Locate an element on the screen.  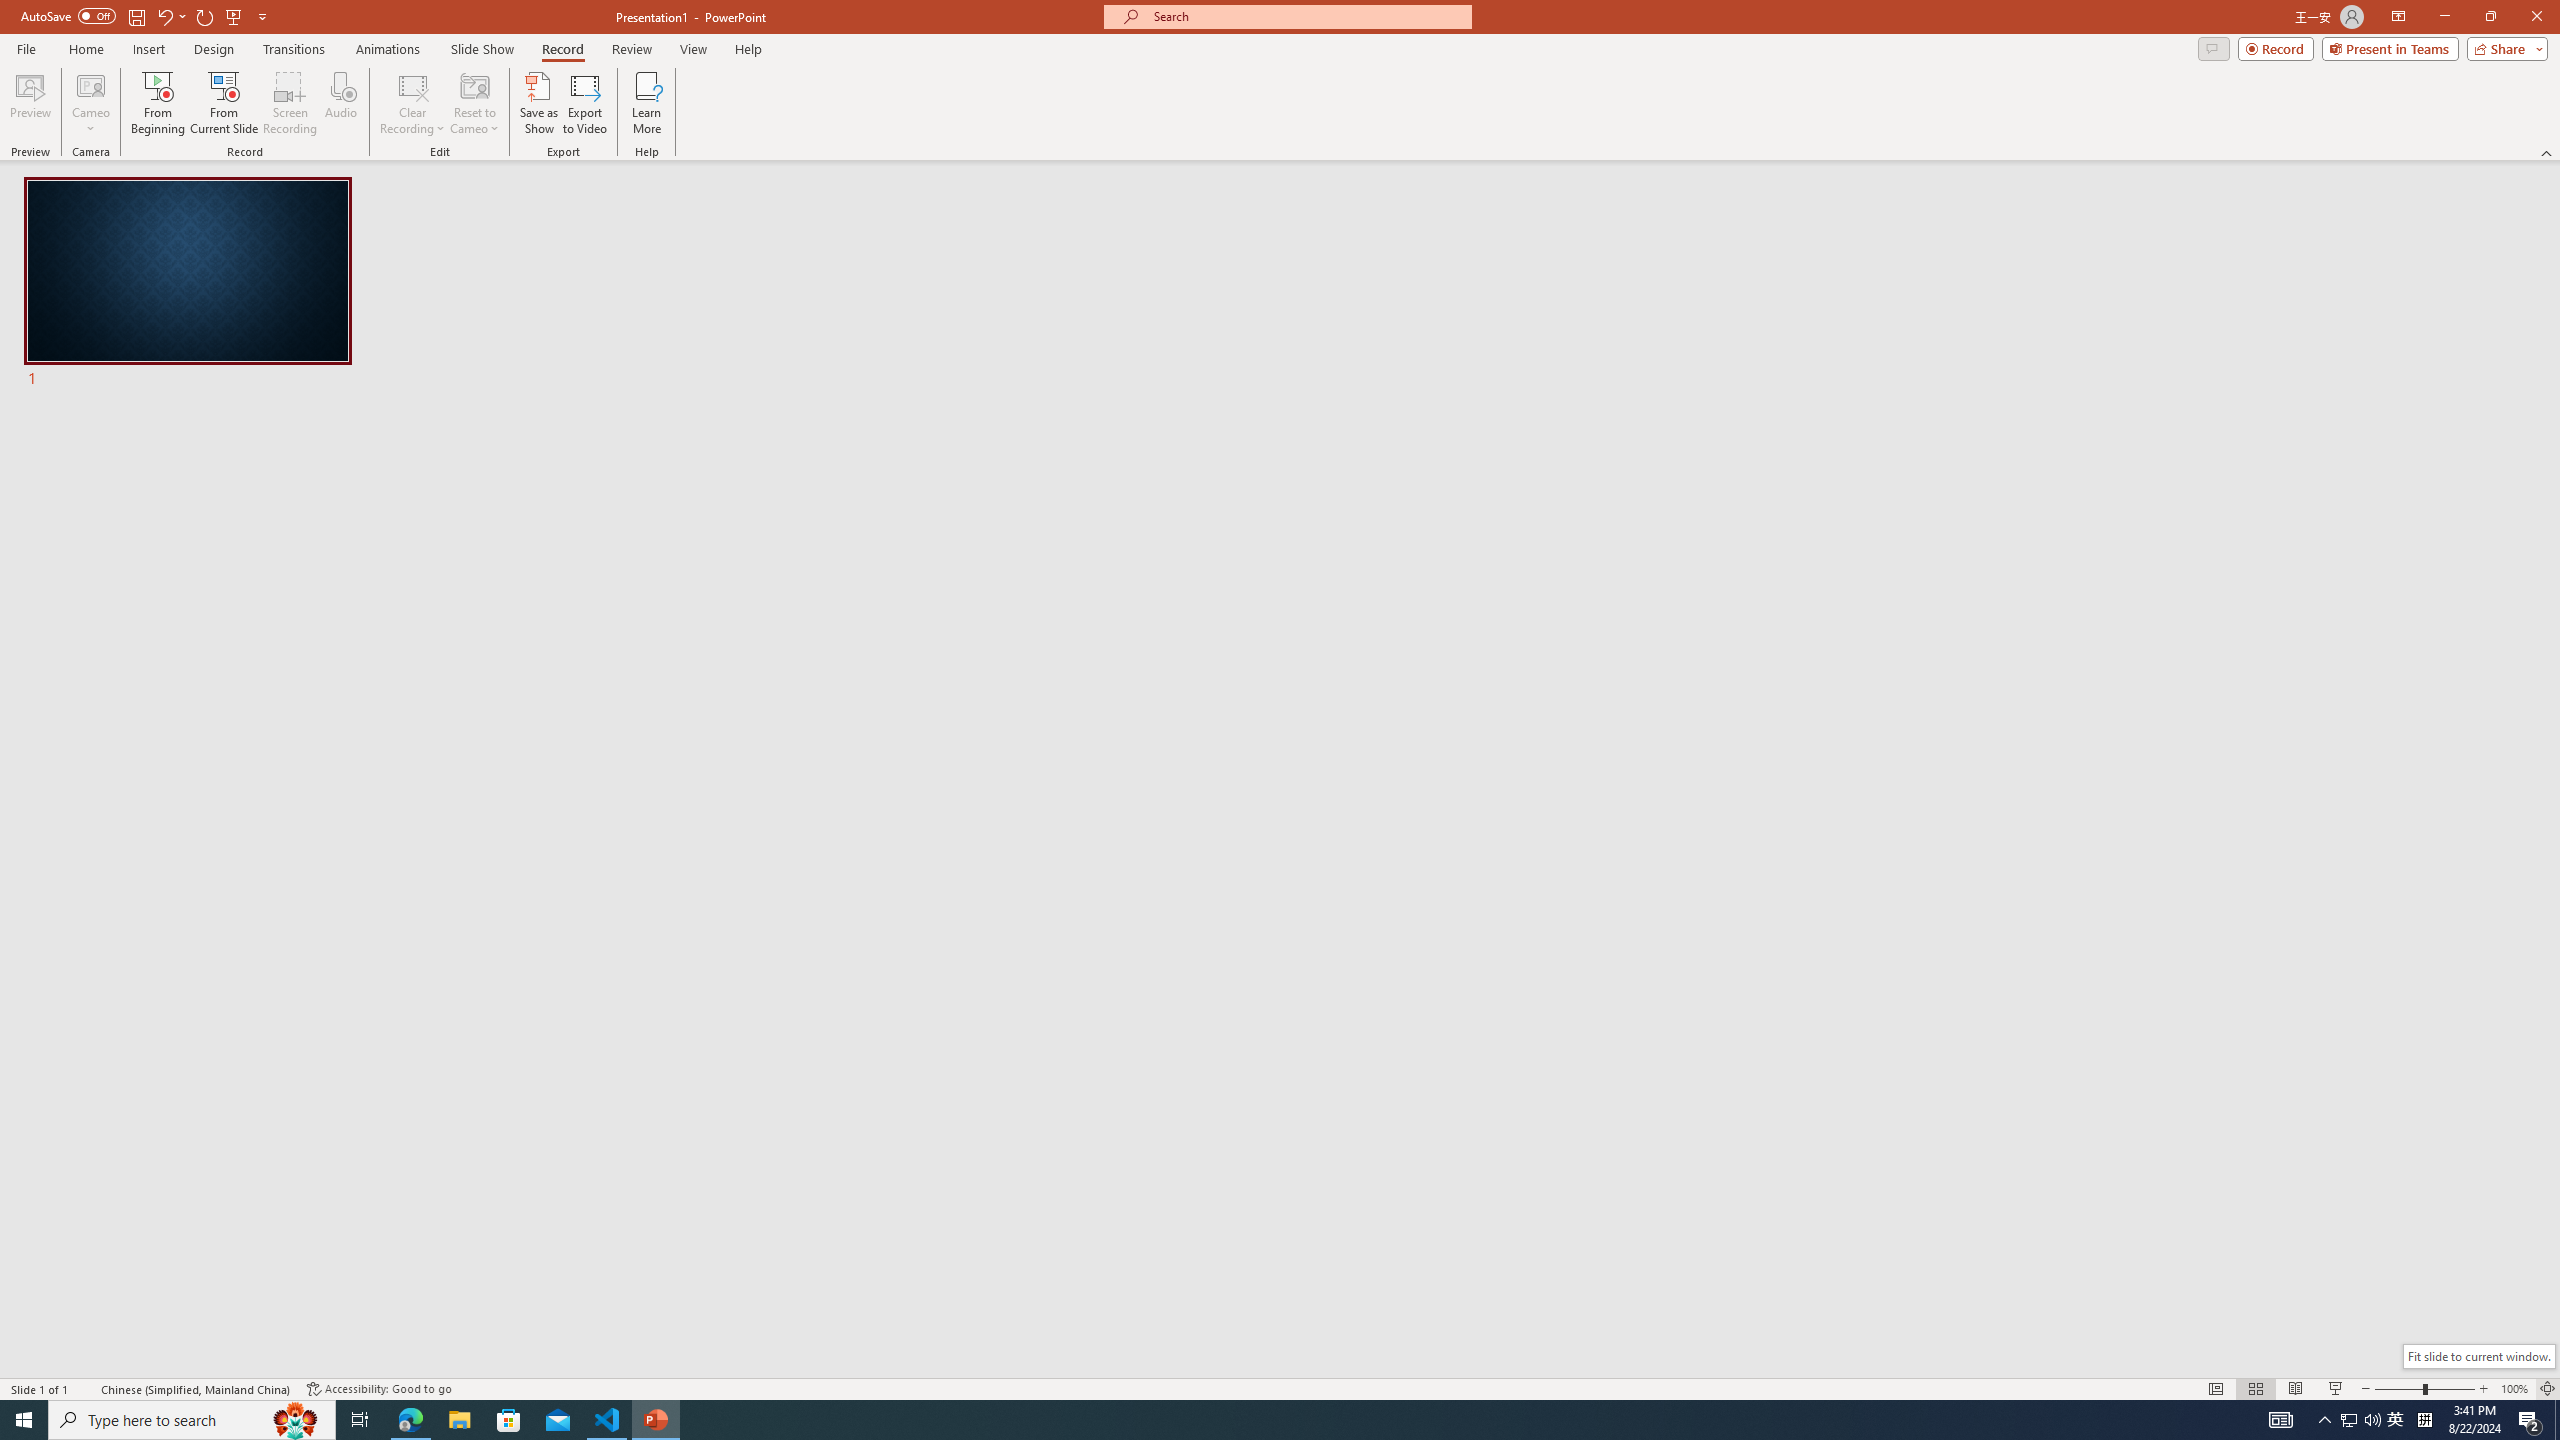
'Accessibility Checker Accessibility: Good to go' is located at coordinates (379, 1389).